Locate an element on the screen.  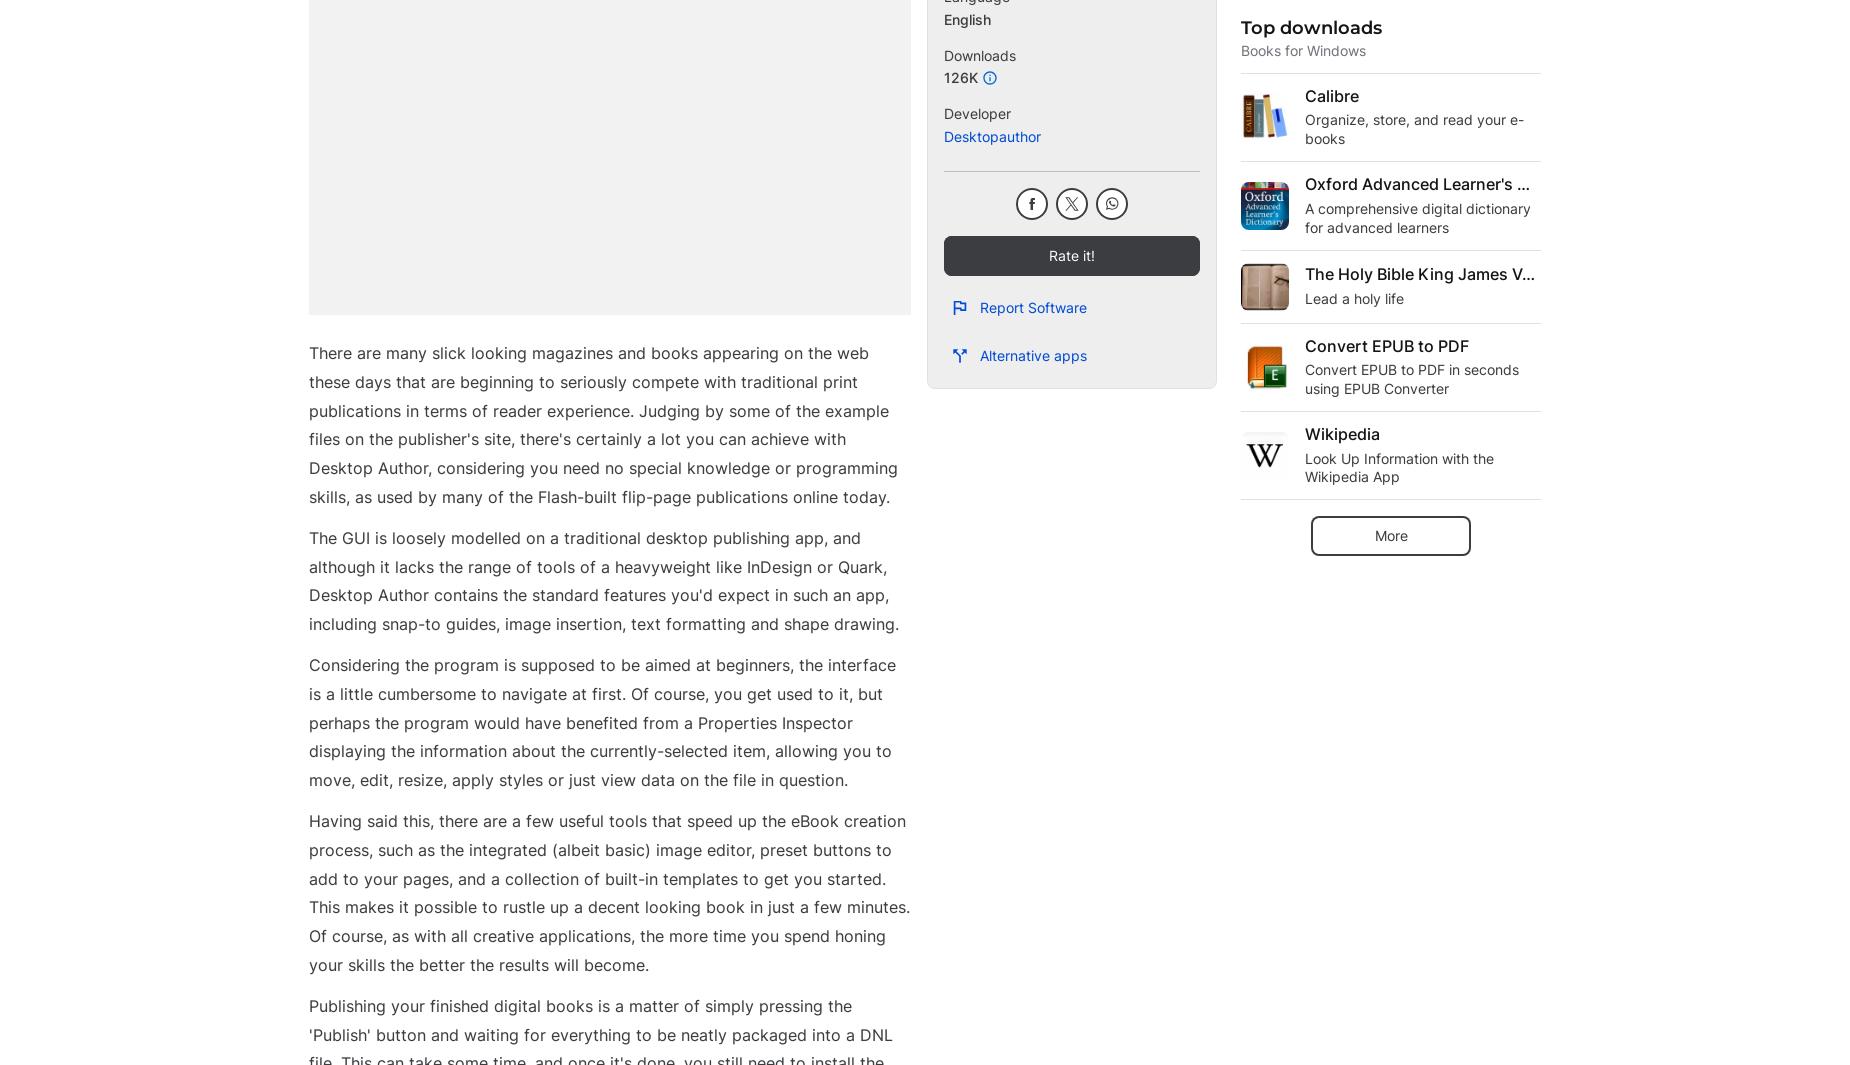
'B2B' is located at coordinates (671, 960).